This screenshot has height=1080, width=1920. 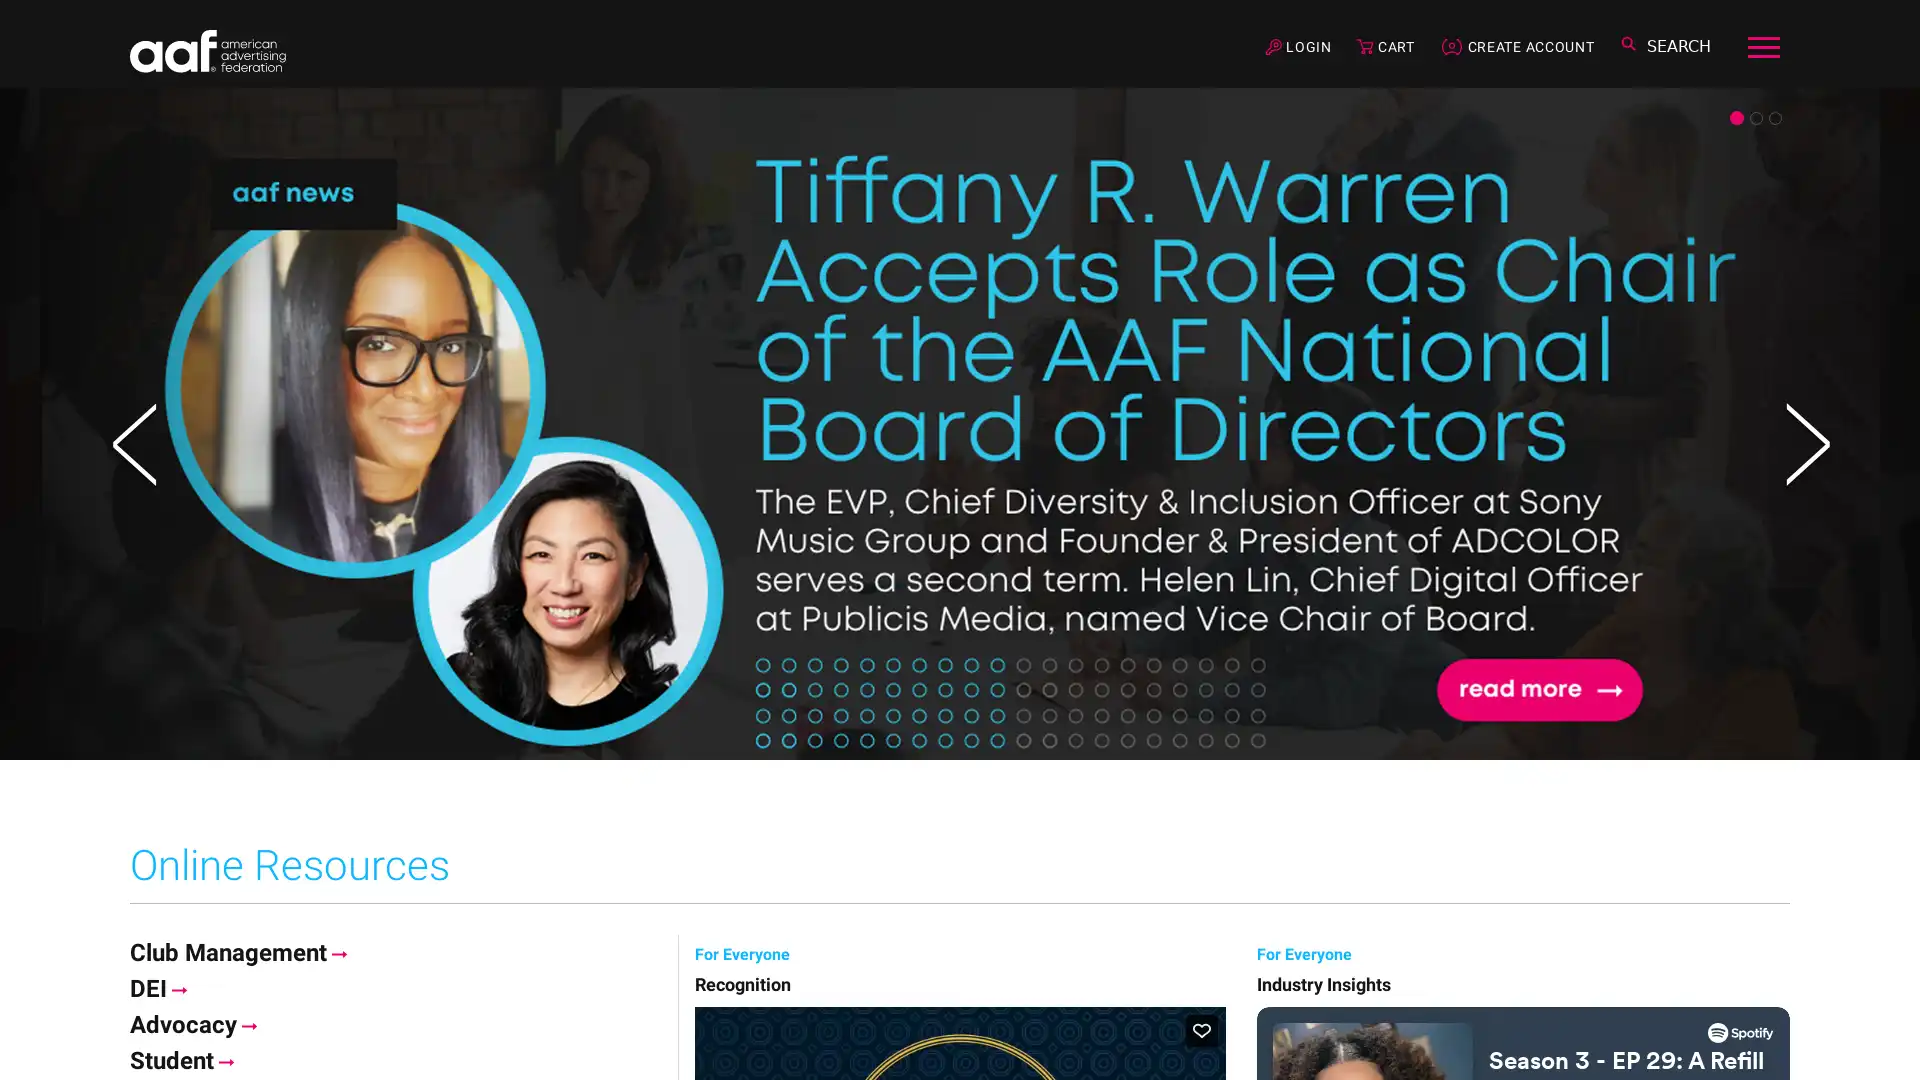 I want to click on Toggle navigation, so click(x=1771, y=45).